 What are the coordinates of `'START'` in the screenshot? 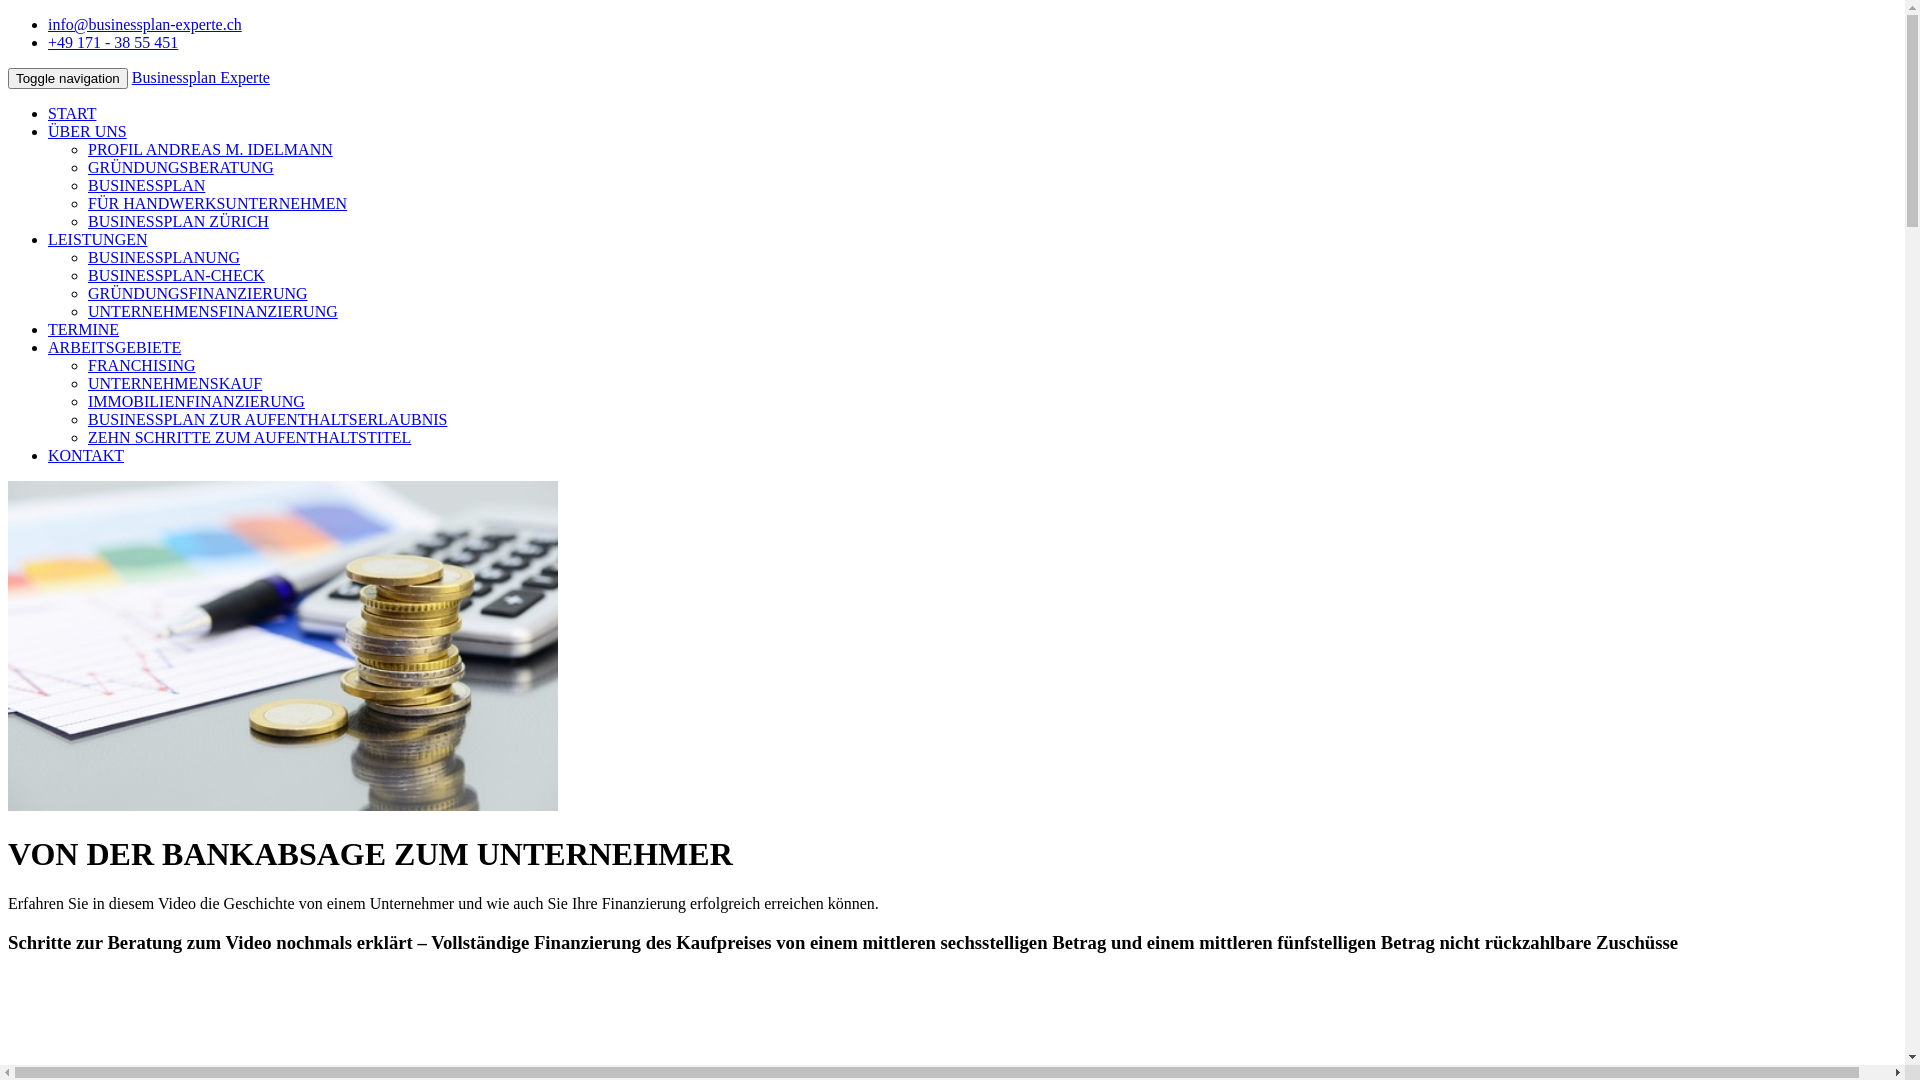 It's located at (72, 113).